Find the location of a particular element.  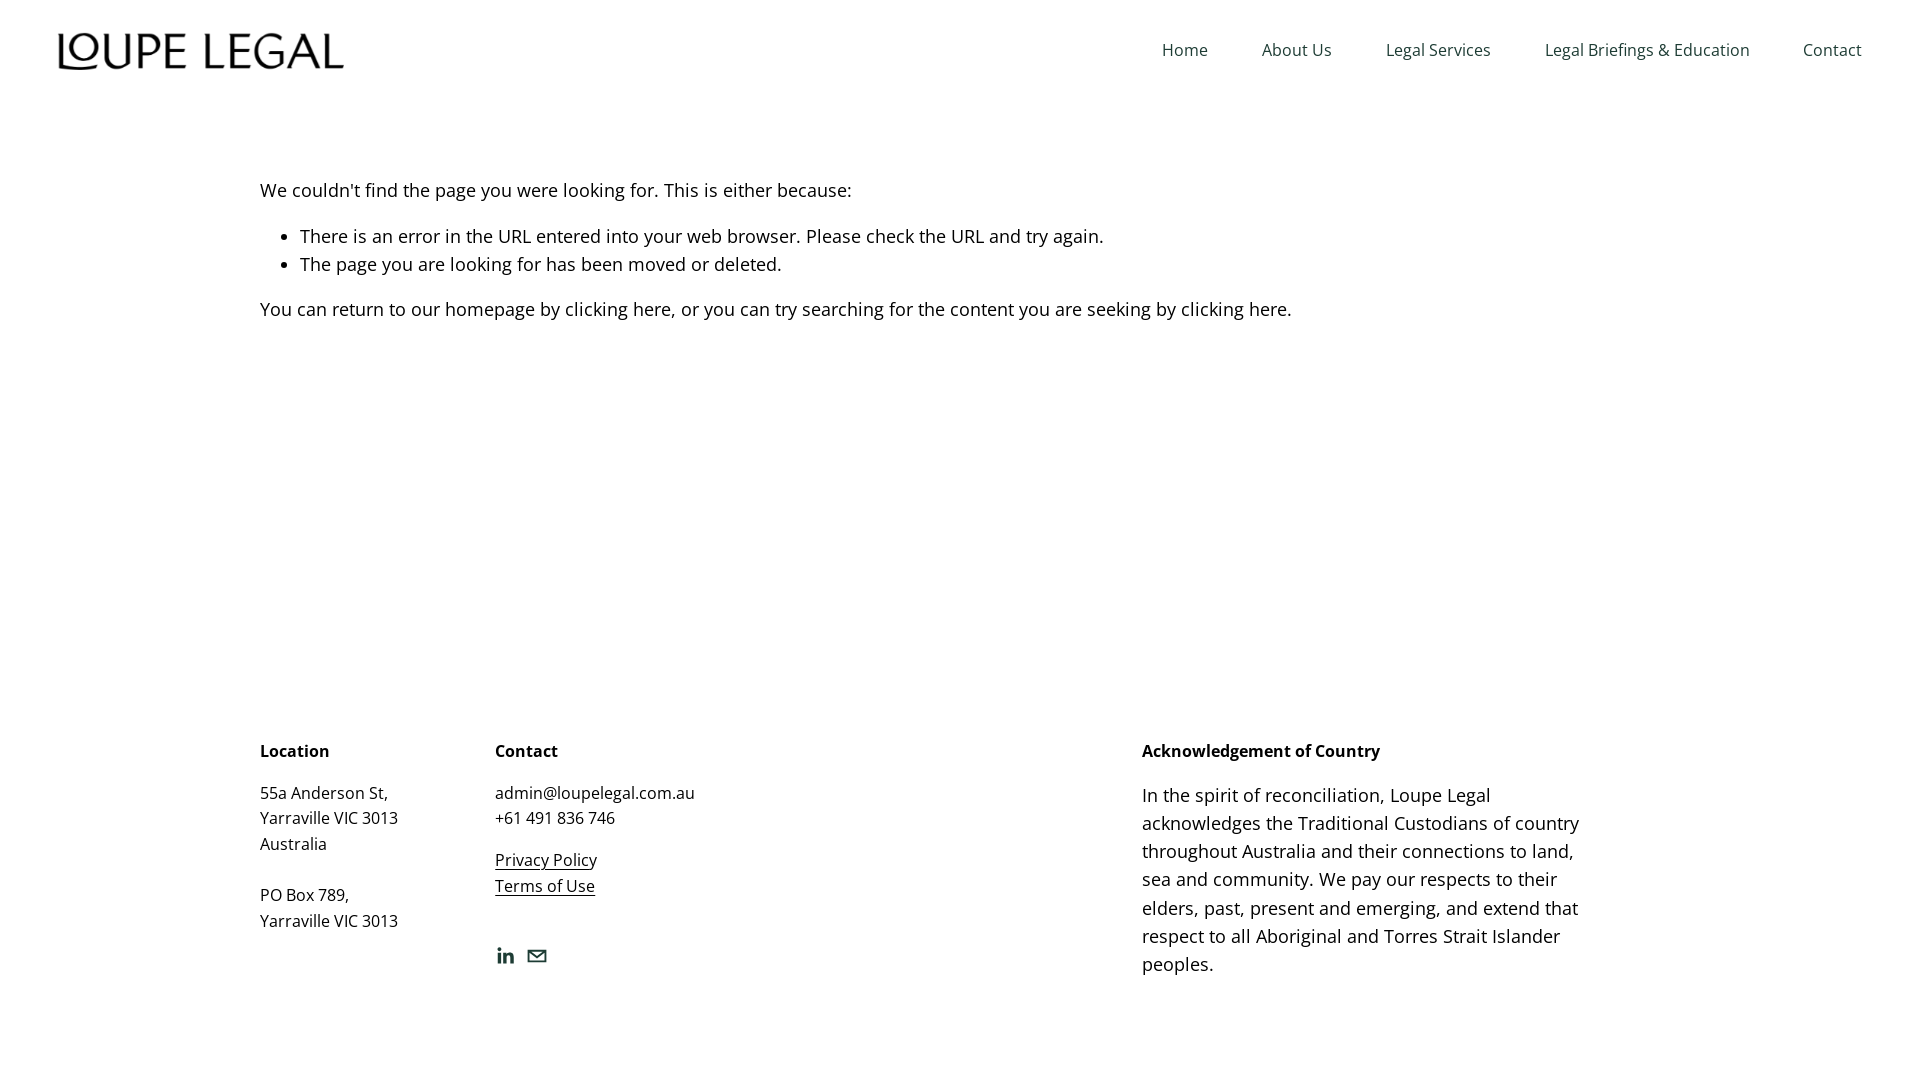

'Terms of Use' is located at coordinates (545, 886).